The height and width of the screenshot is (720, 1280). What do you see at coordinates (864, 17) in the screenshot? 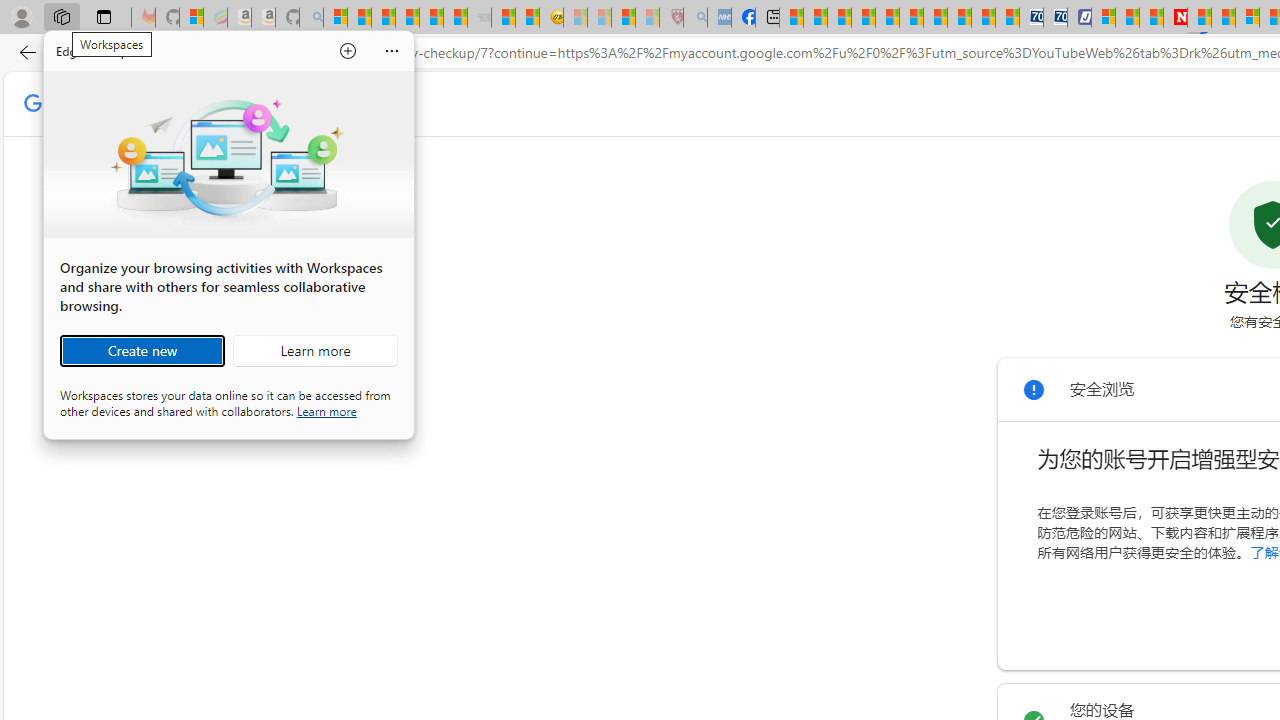
I see `'Climate Damage Becomes Too Severe To Reverse'` at bounding box center [864, 17].